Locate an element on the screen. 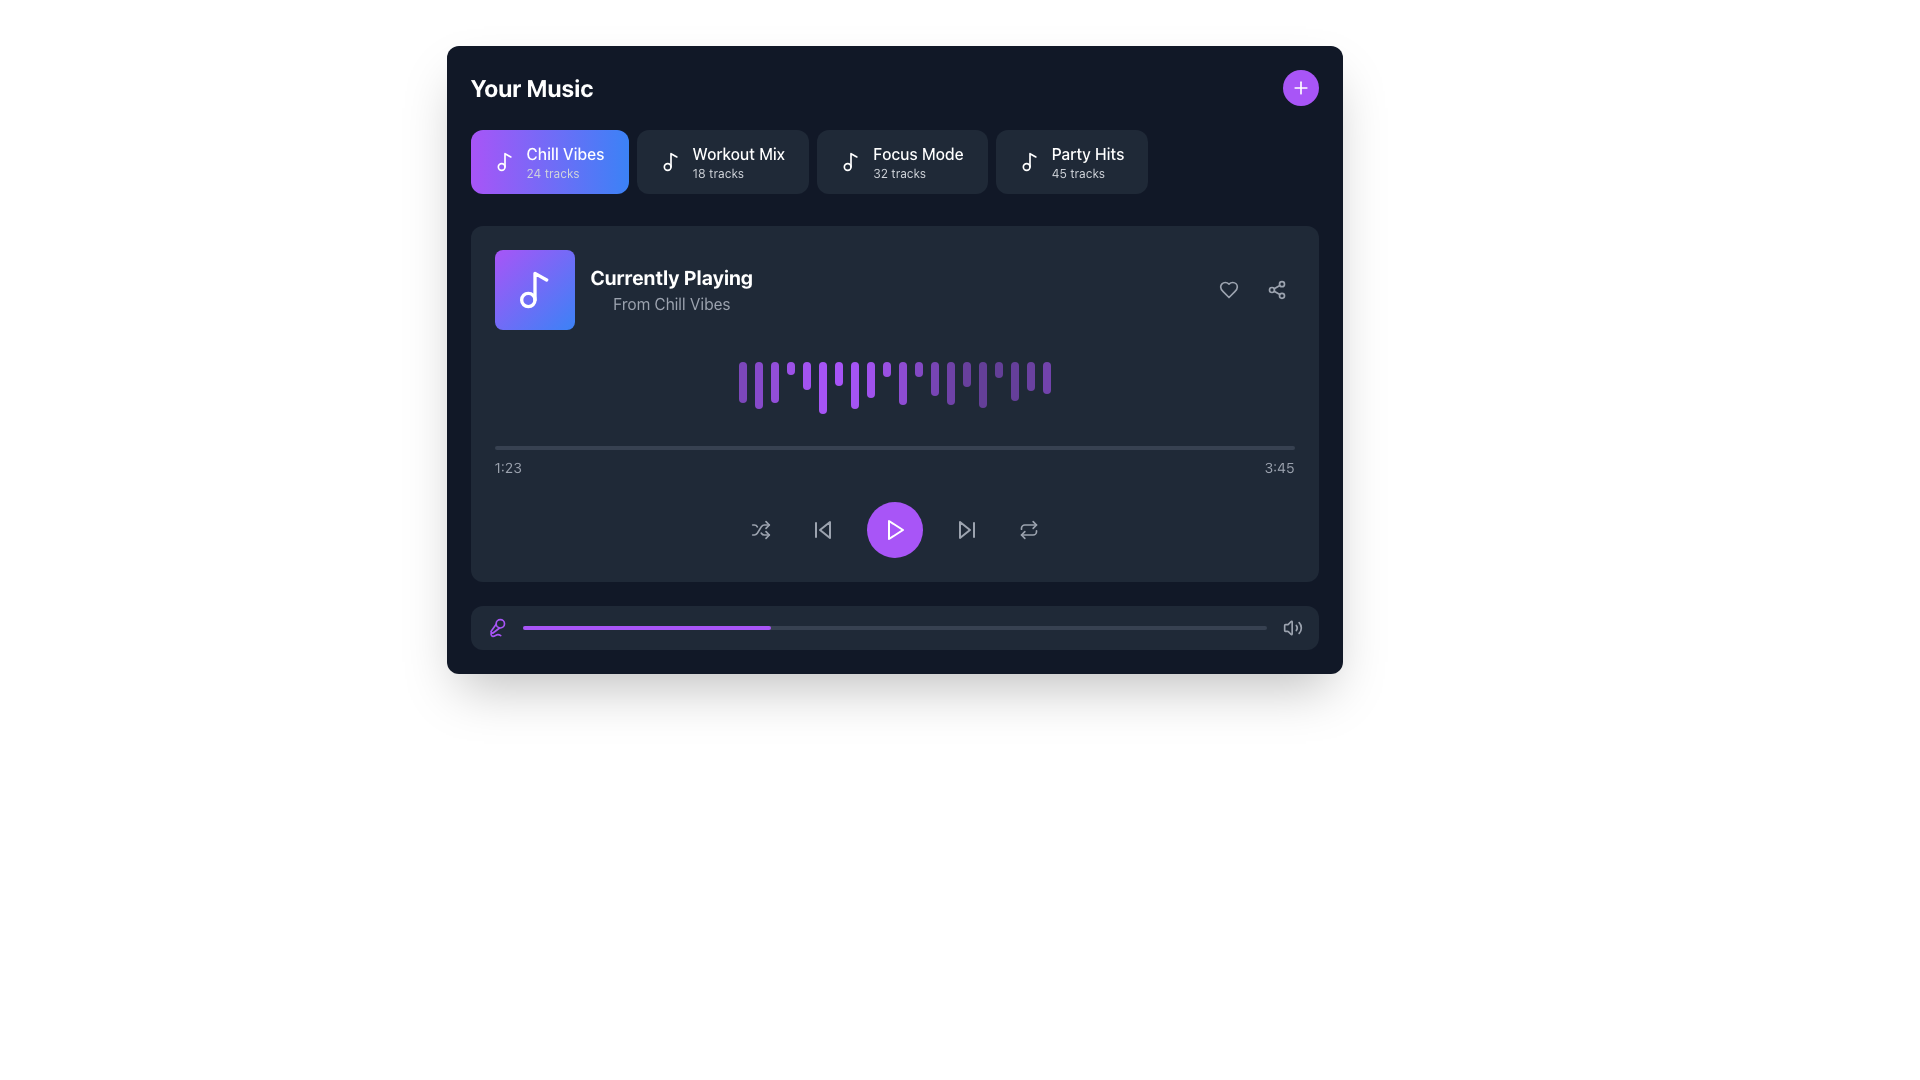  the text label displaying '32 tracks', which is styled with a small font size and gray color, located below the 'Focus Mode' header in the top navigation menu is located at coordinates (898, 172).